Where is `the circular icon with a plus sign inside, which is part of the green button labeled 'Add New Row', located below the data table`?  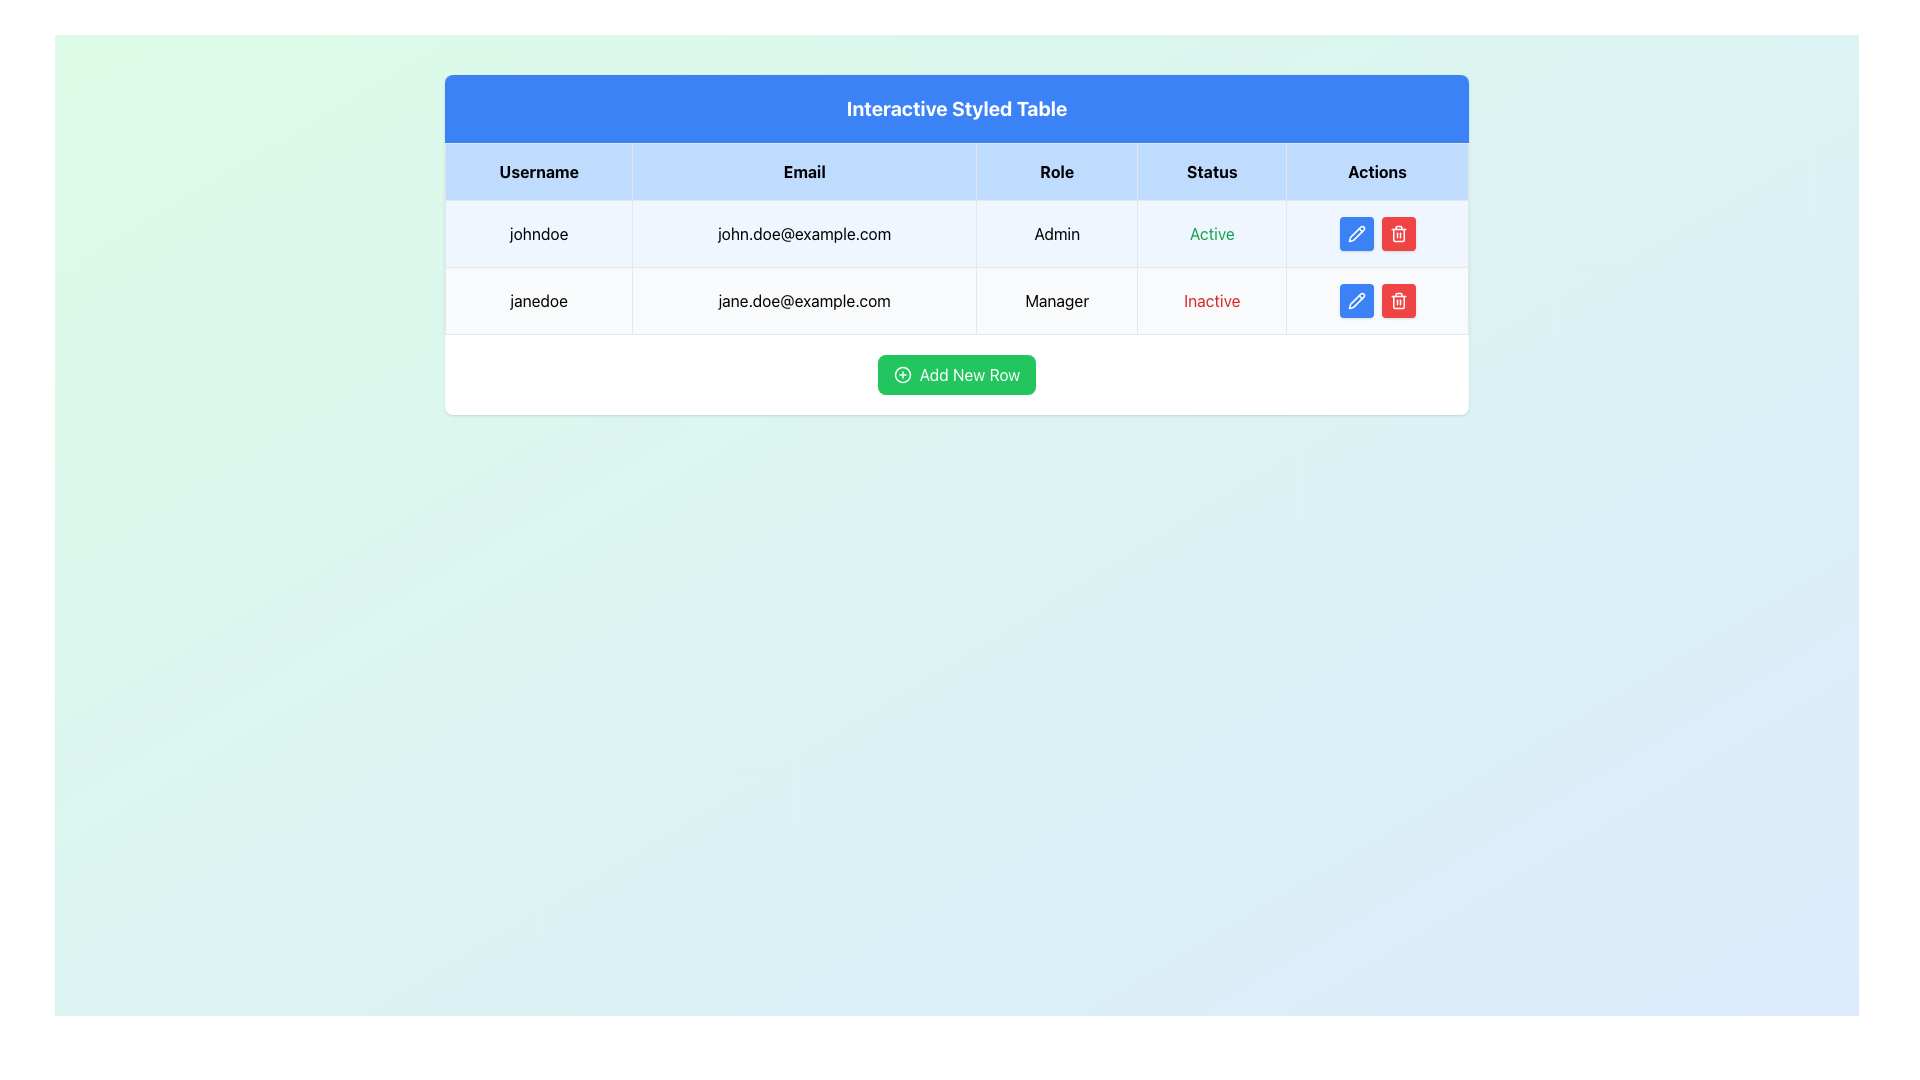
the circular icon with a plus sign inside, which is part of the green button labeled 'Add New Row', located below the data table is located at coordinates (901, 374).